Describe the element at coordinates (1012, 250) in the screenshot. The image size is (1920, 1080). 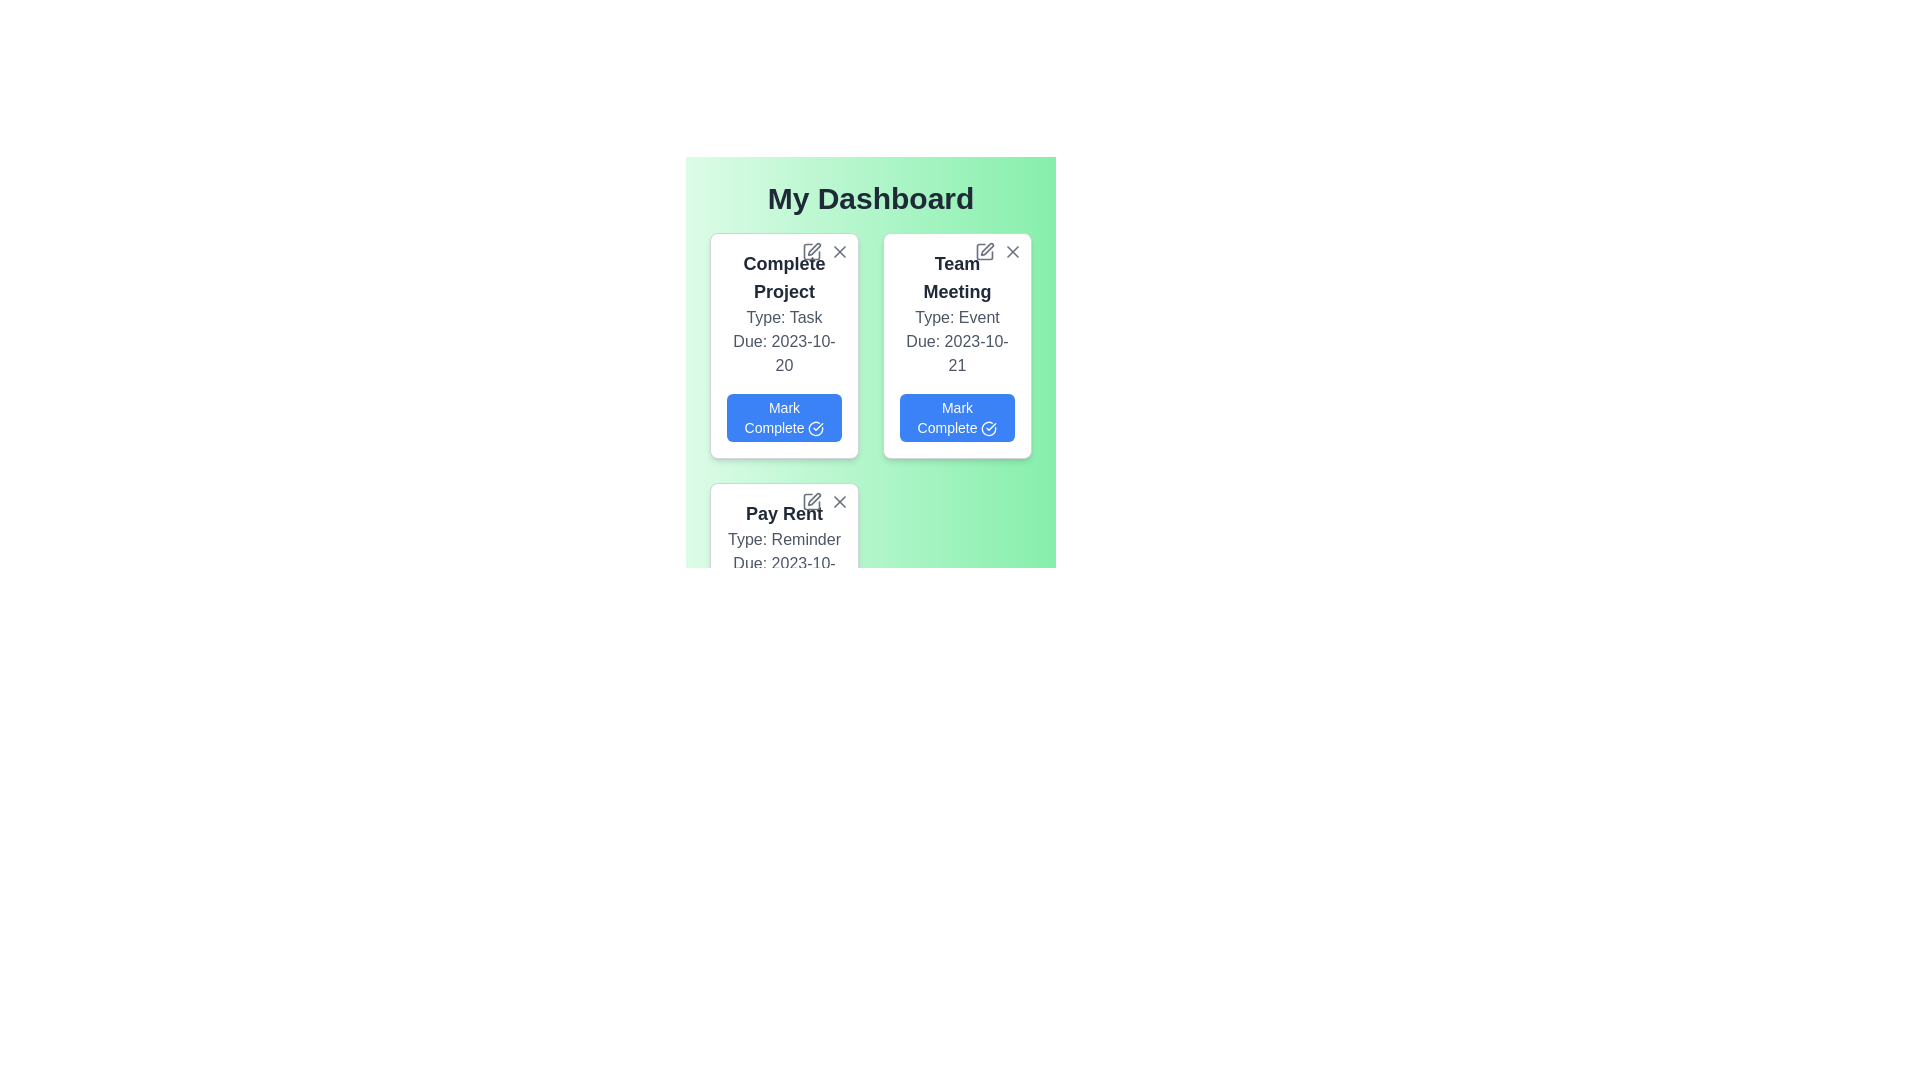
I see `the Close button located in the top right corner of the 'Team Meeting' card within the SVG graphic` at that location.